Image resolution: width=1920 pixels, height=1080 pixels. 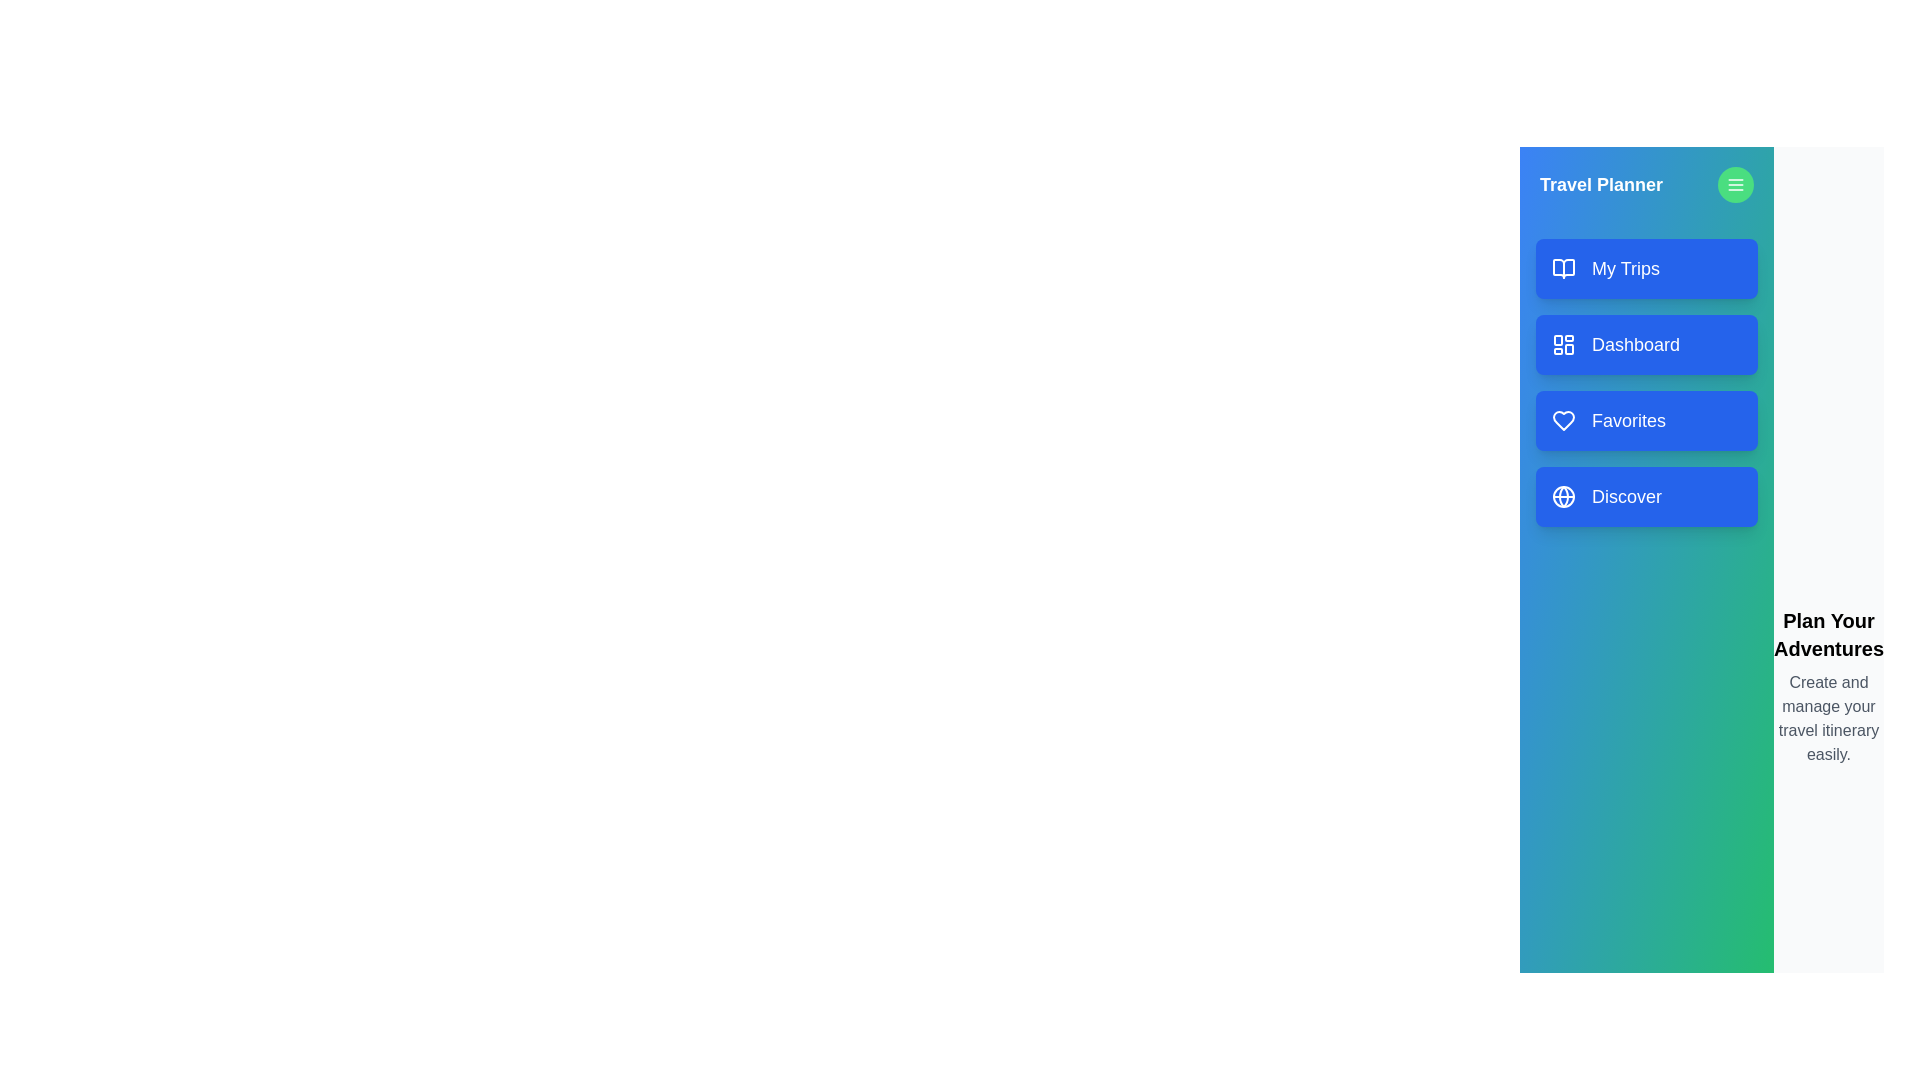 I want to click on the menu item Favorites to navigate, so click(x=1646, y=419).